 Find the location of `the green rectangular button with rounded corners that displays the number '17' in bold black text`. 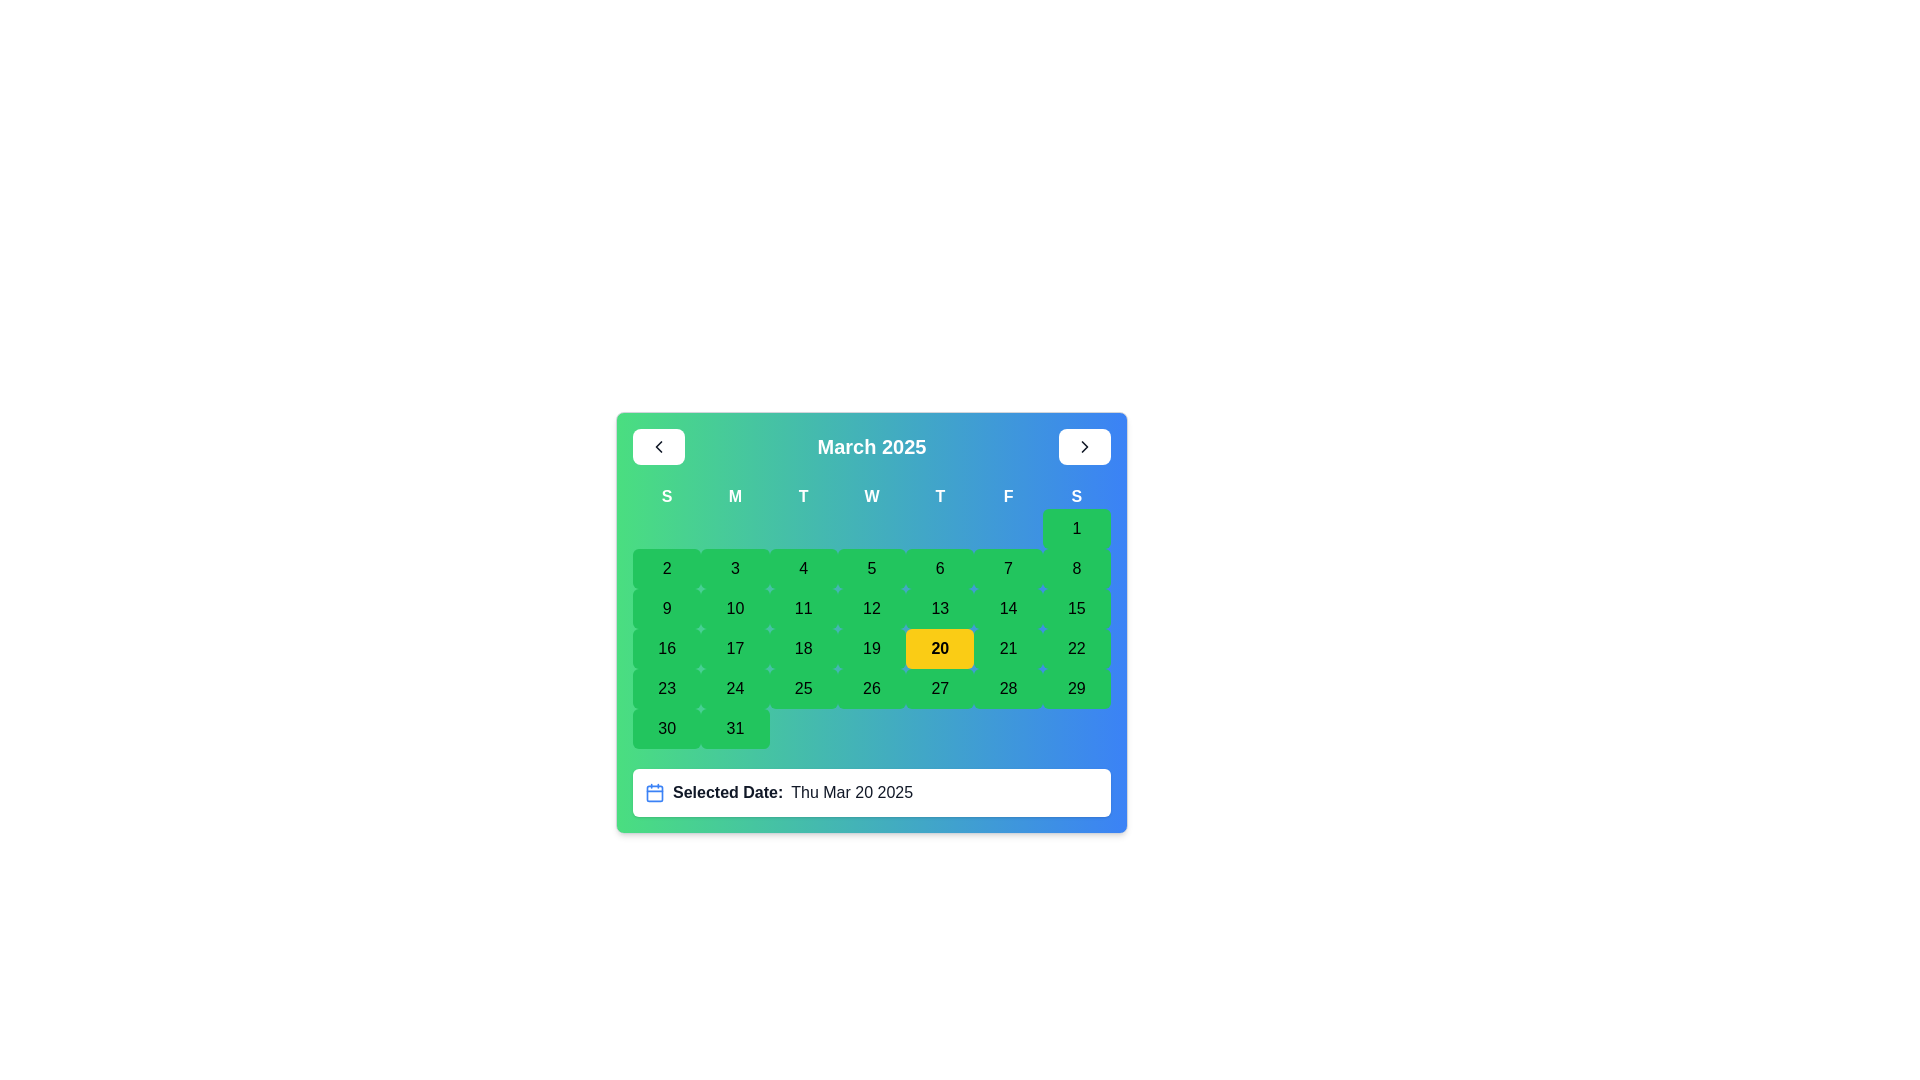

the green rectangular button with rounded corners that displays the number '17' in bold black text is located at coordinates (734, 648).